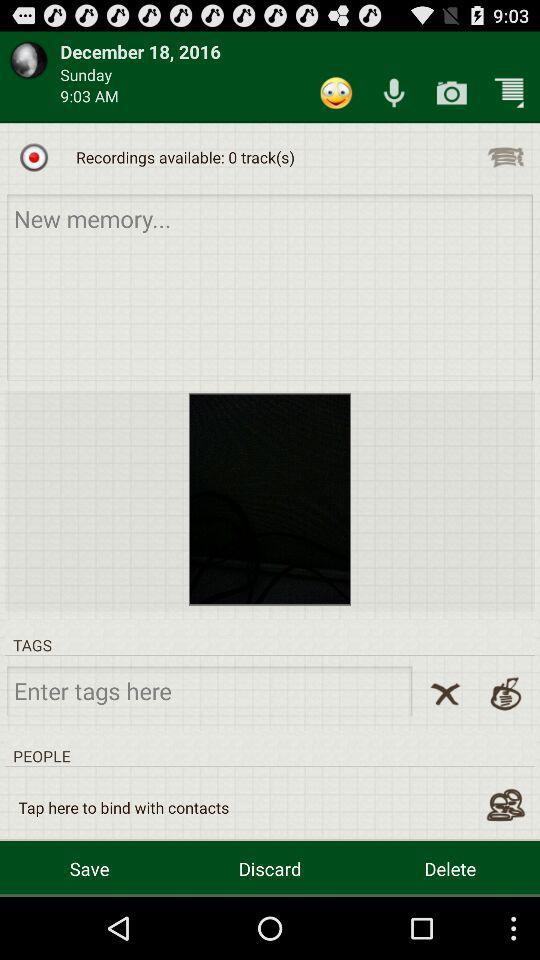 This screenshot has width=540, height=960. What do you see at coordinates (445, 694) in the screenshot?
I see `clear all tags` at bounding box center [445, 694].